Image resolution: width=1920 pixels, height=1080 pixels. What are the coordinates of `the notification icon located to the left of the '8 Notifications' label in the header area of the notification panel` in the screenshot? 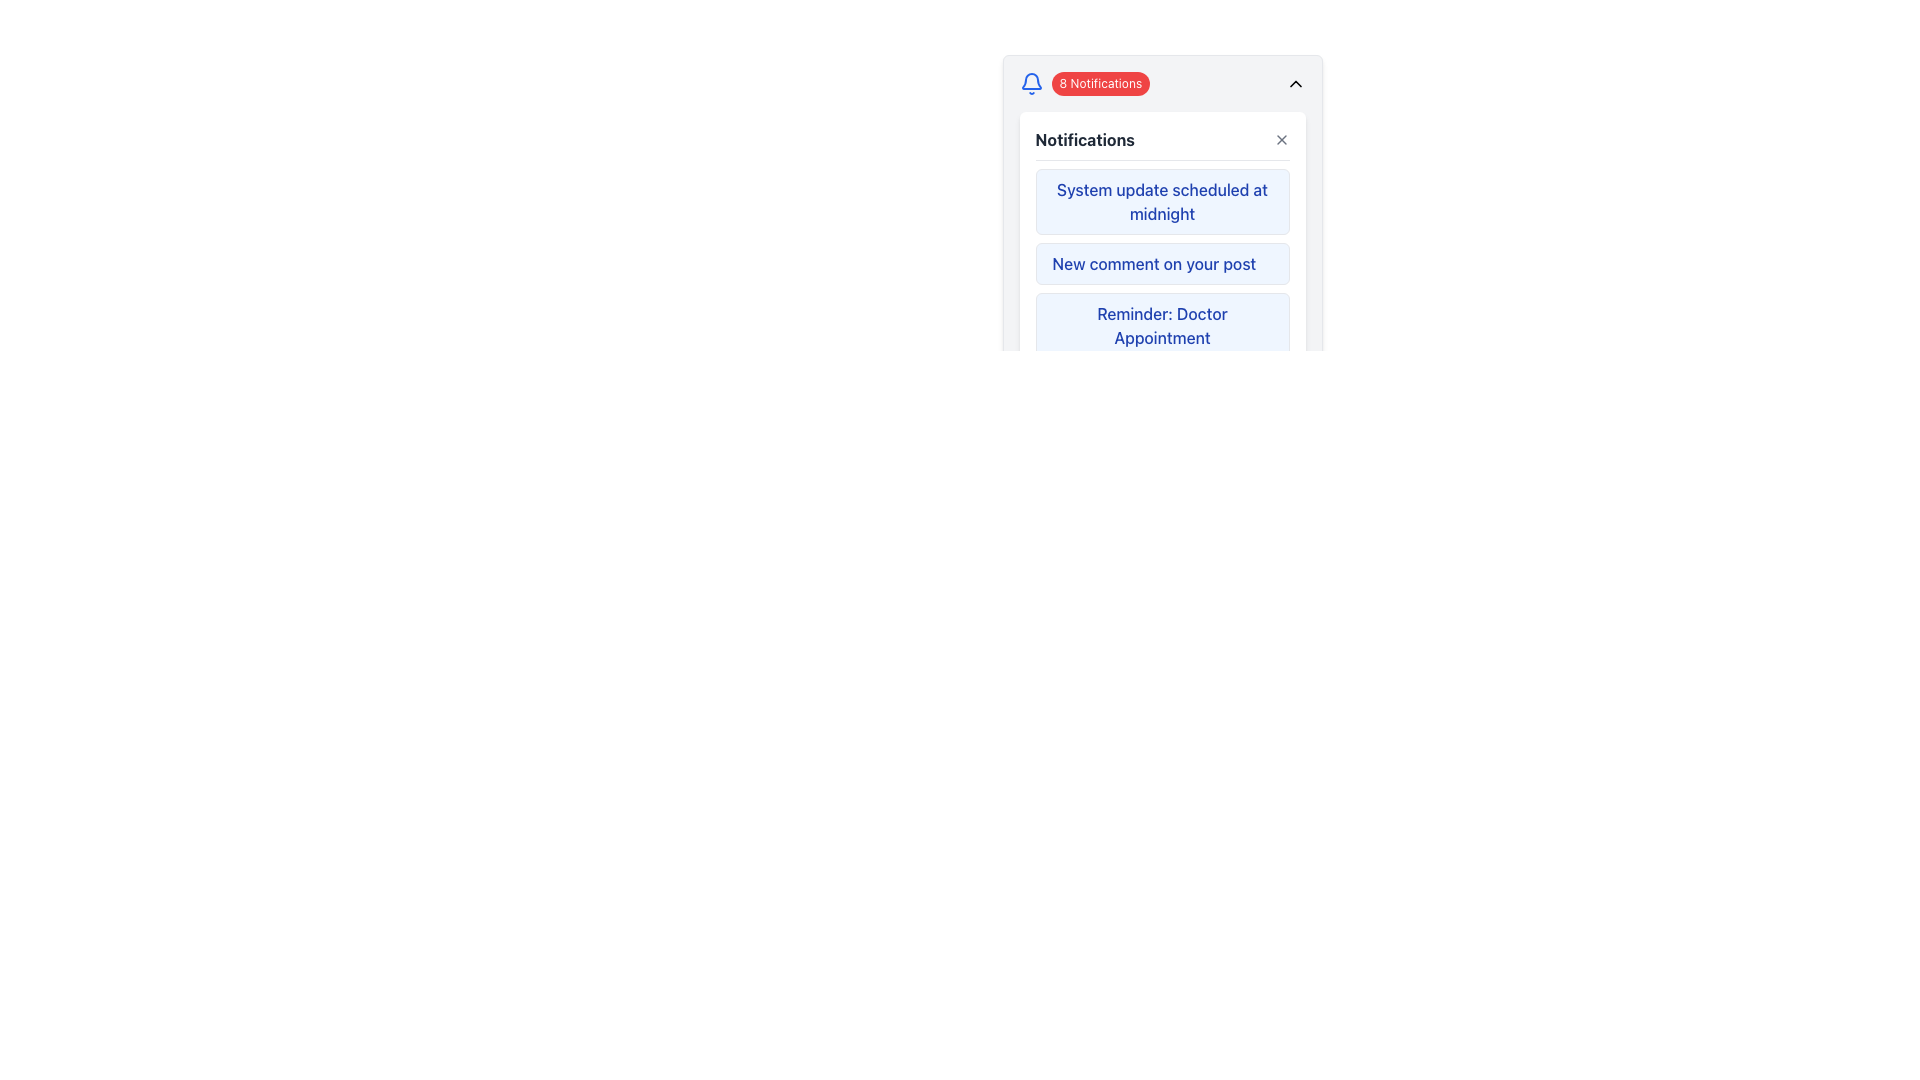 It's located at (1031, 83).